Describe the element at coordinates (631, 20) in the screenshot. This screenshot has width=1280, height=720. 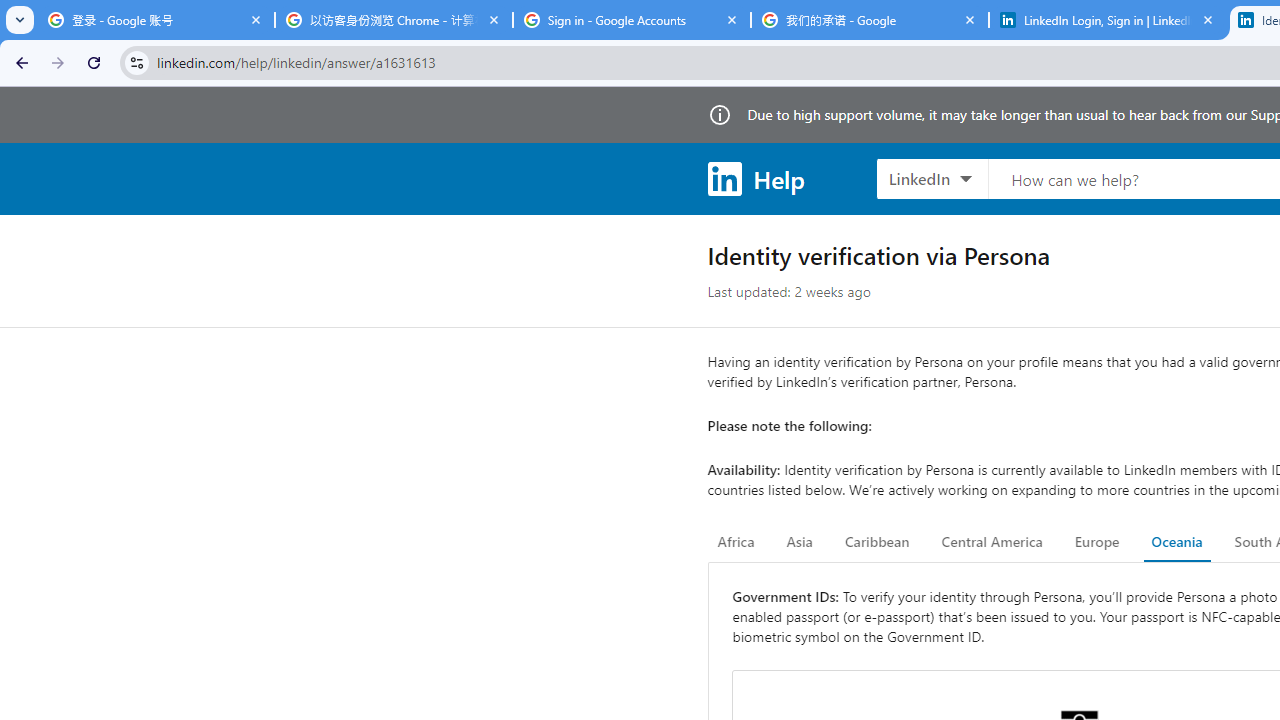
I see `'Sign in - Google Accounts'` at that location.